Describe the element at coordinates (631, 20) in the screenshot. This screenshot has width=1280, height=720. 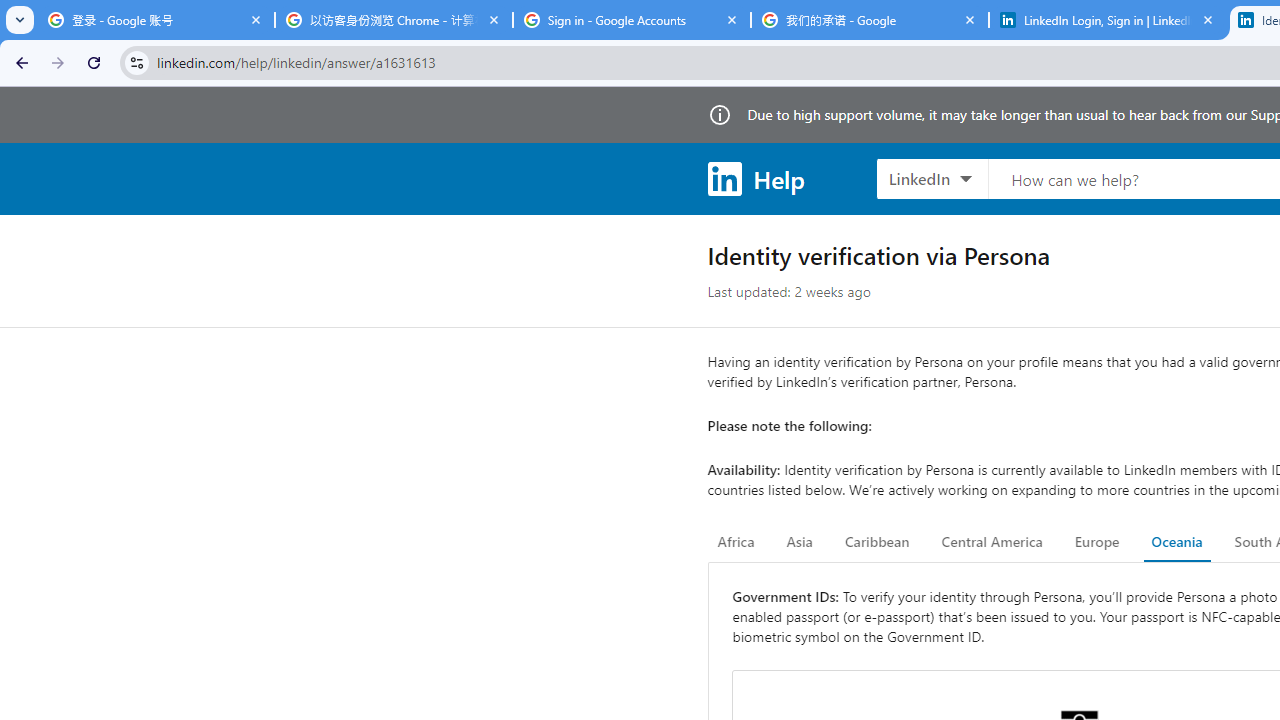
I see `'Sign in - Google Accounts'` at that location.